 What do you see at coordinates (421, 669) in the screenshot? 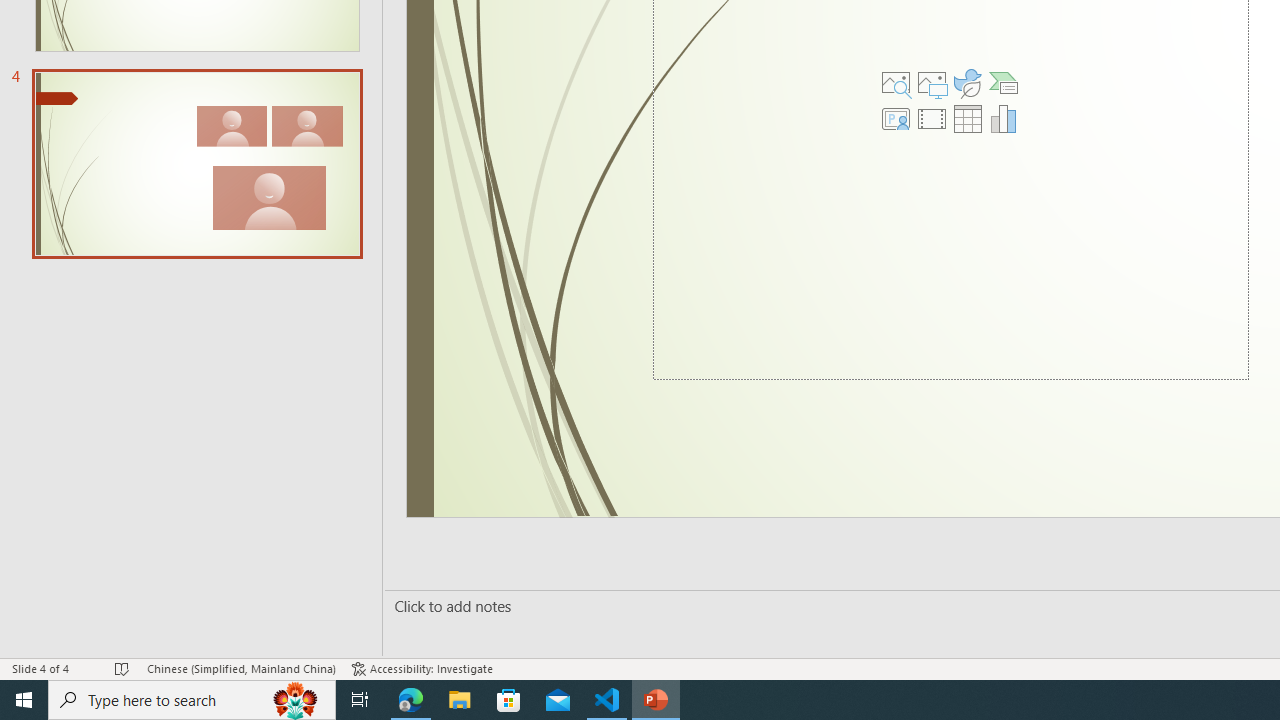
I see `'Accessibility Checker Accessibility: Investigate'` at bounding box center [421, 669].